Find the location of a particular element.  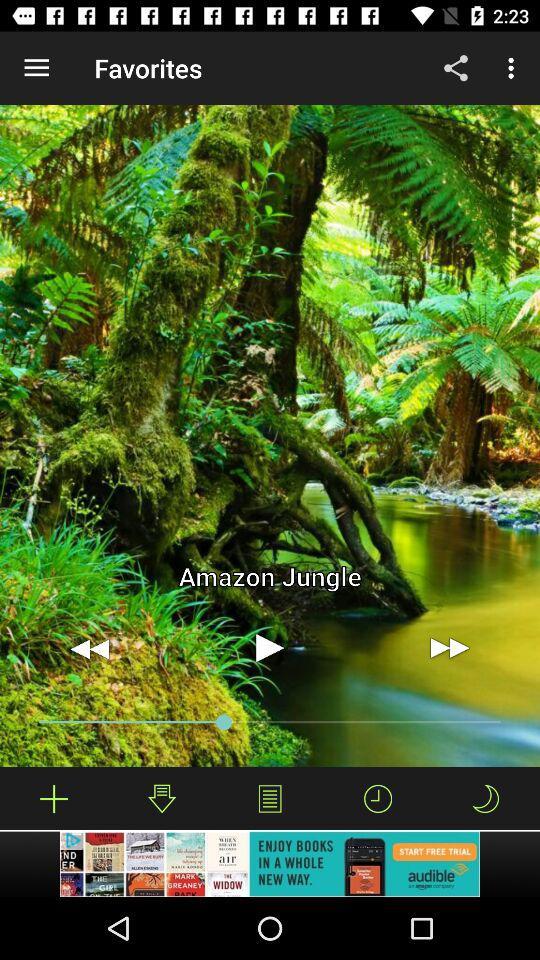

icon below amazon jungle item is located at coordinates (270, 647).